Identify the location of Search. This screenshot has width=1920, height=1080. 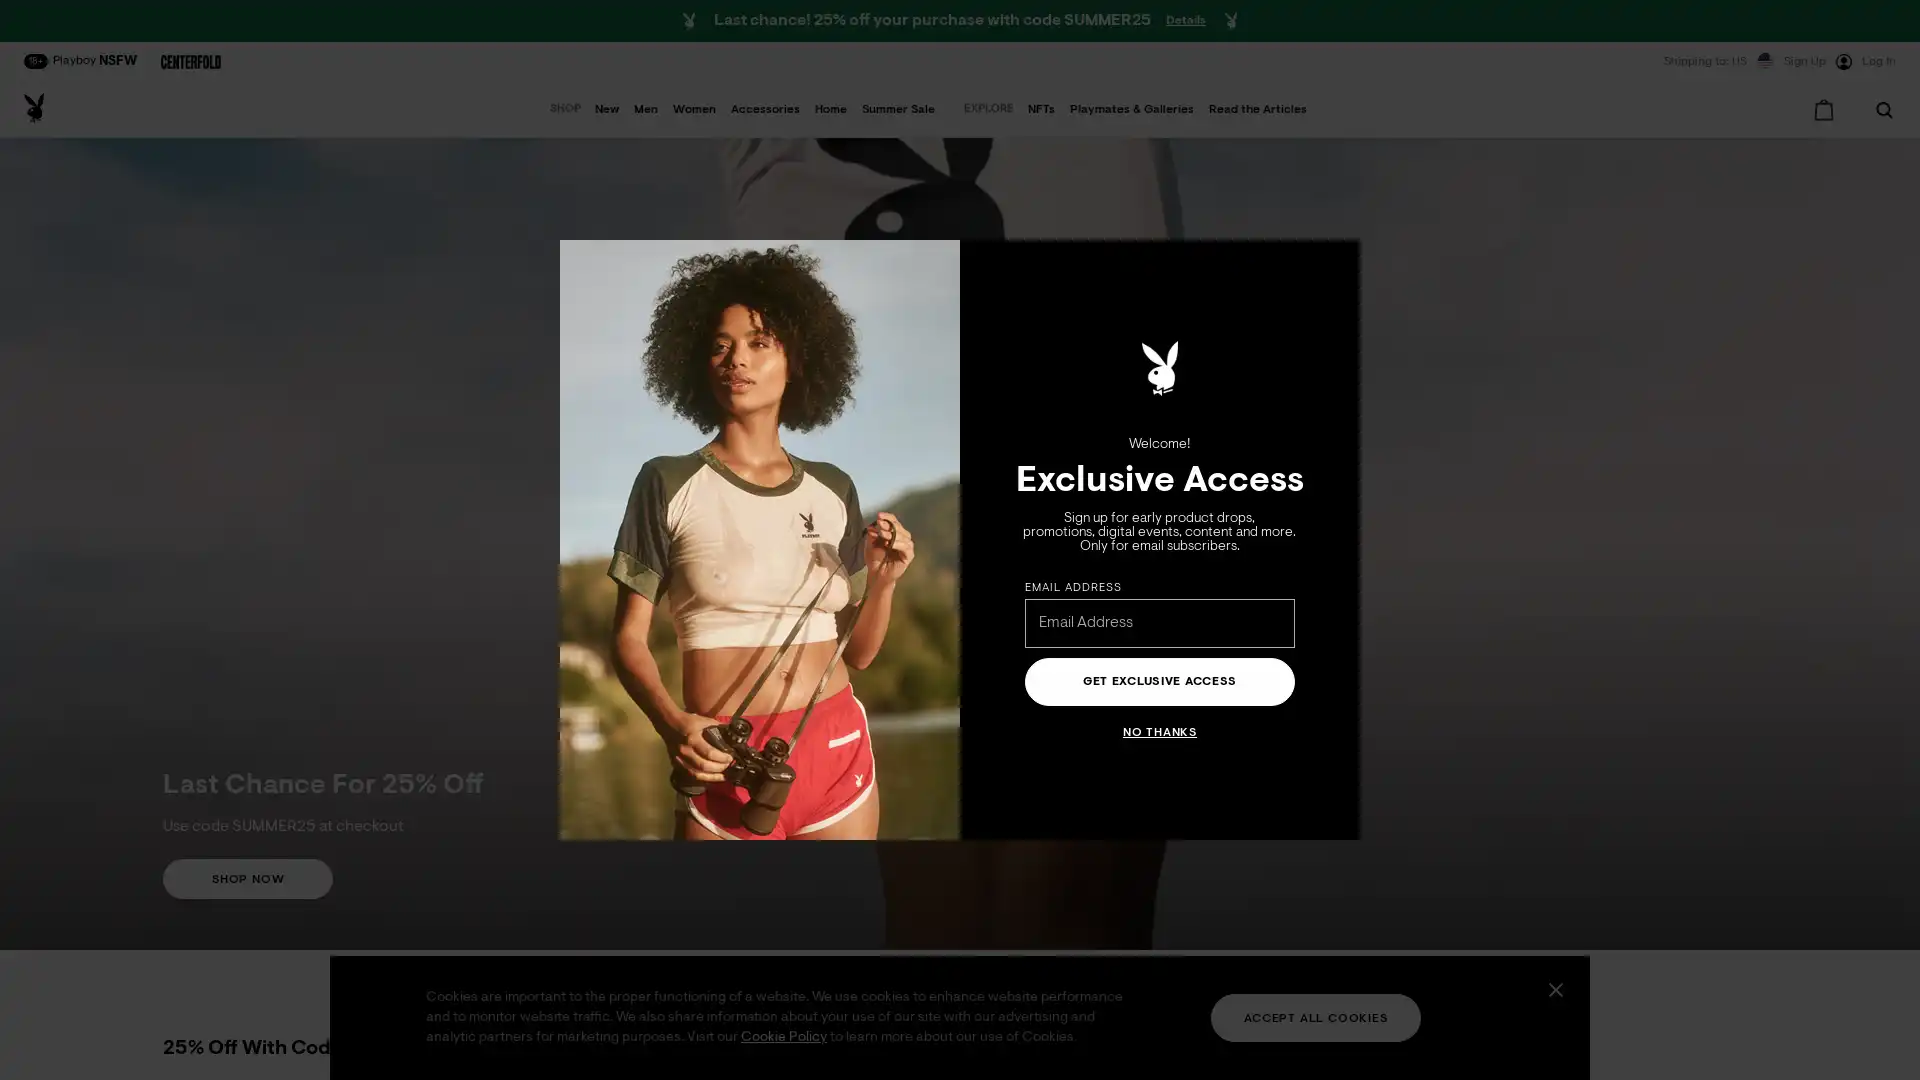
(1882, 110).